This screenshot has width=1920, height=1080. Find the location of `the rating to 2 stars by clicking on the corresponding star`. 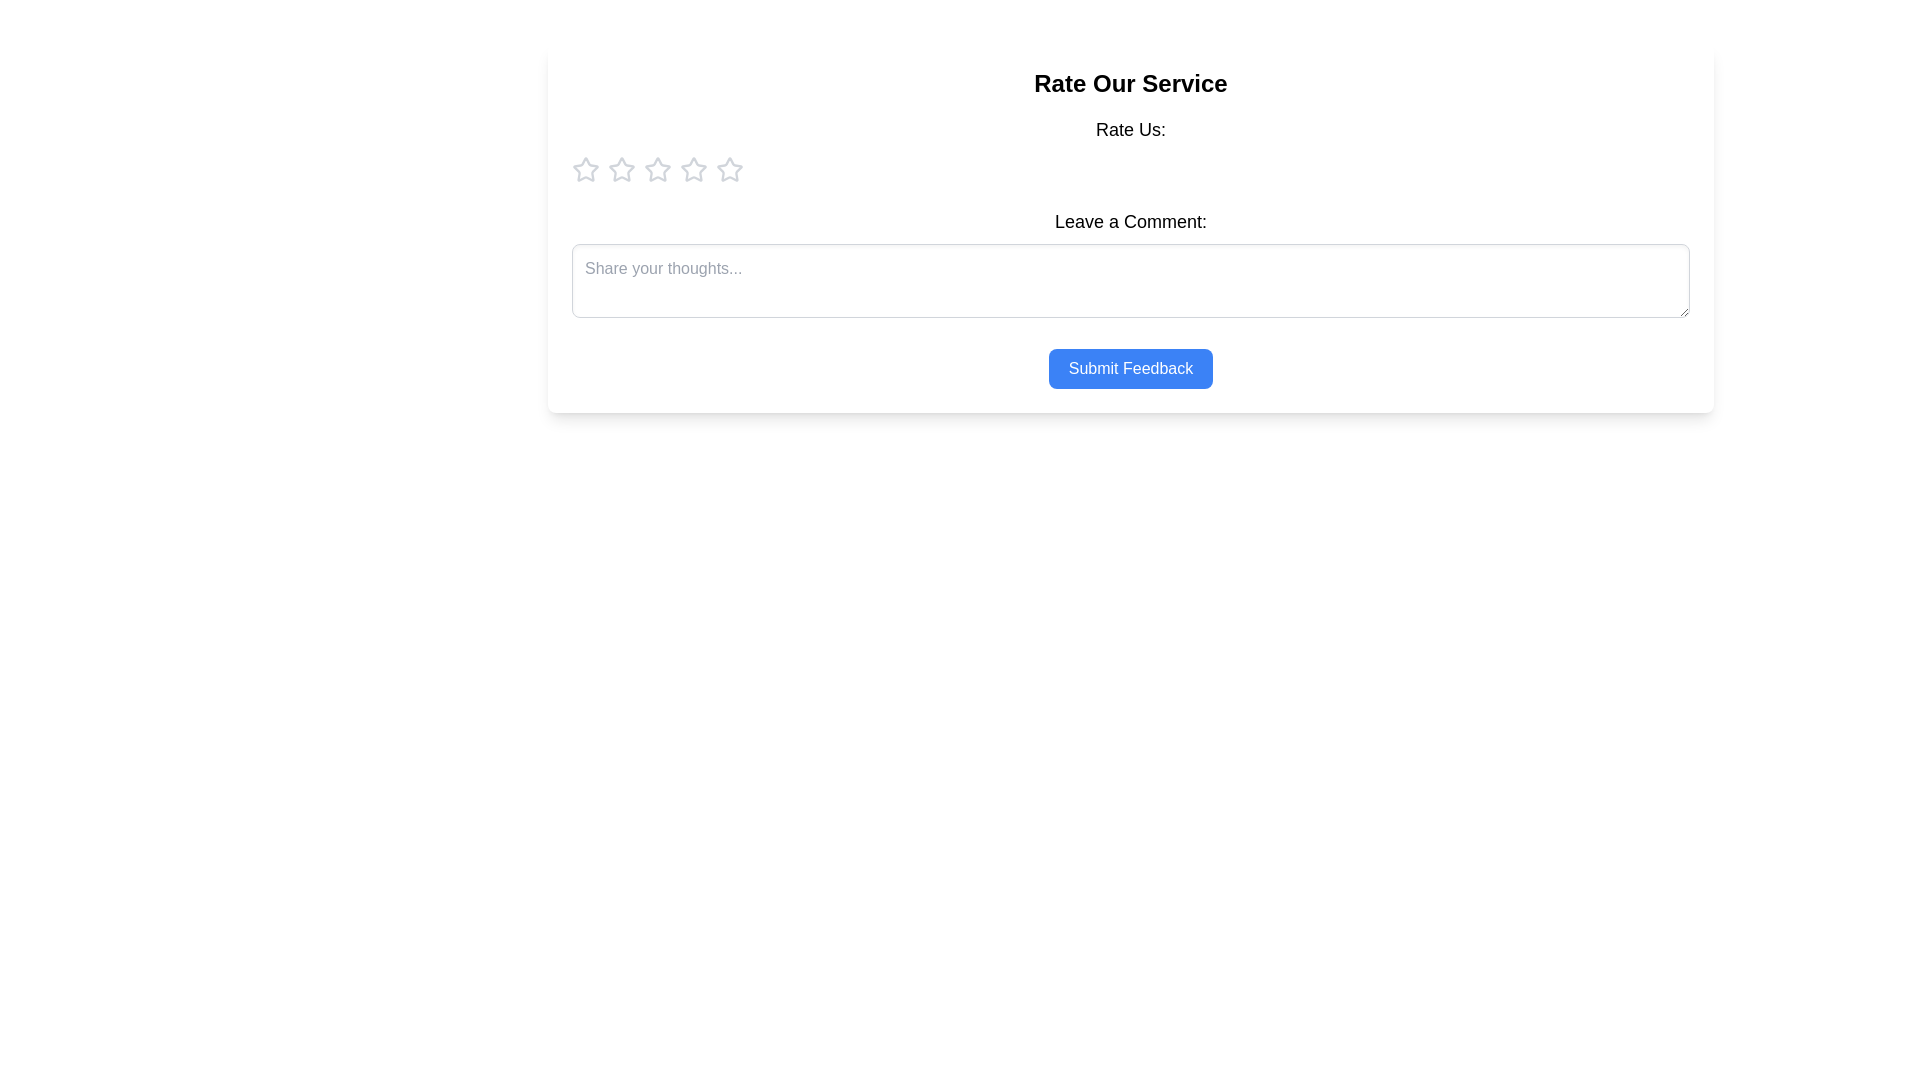

the rating to 2 stars by clicking on the corresponding star is located at coordinates (621, 168).